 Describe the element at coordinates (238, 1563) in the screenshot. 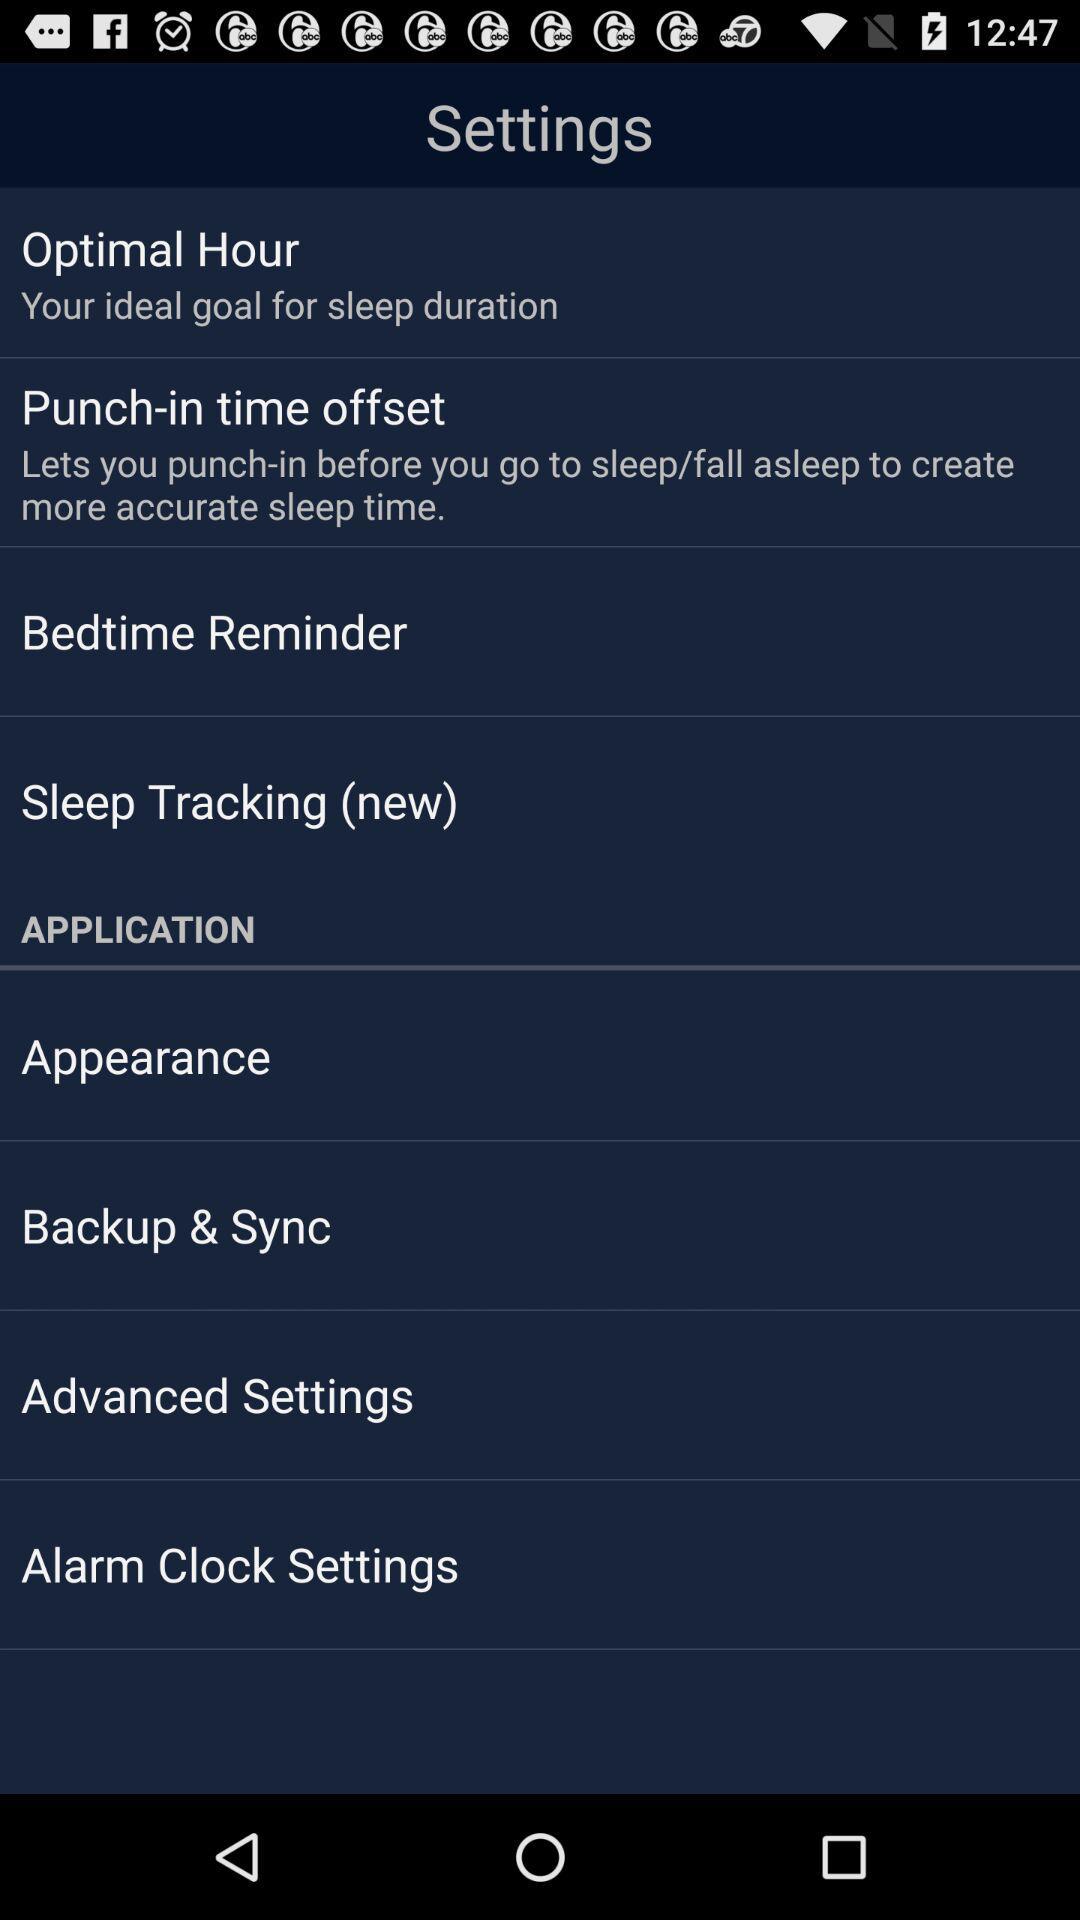

I see `the alarm clock settings` at that location.